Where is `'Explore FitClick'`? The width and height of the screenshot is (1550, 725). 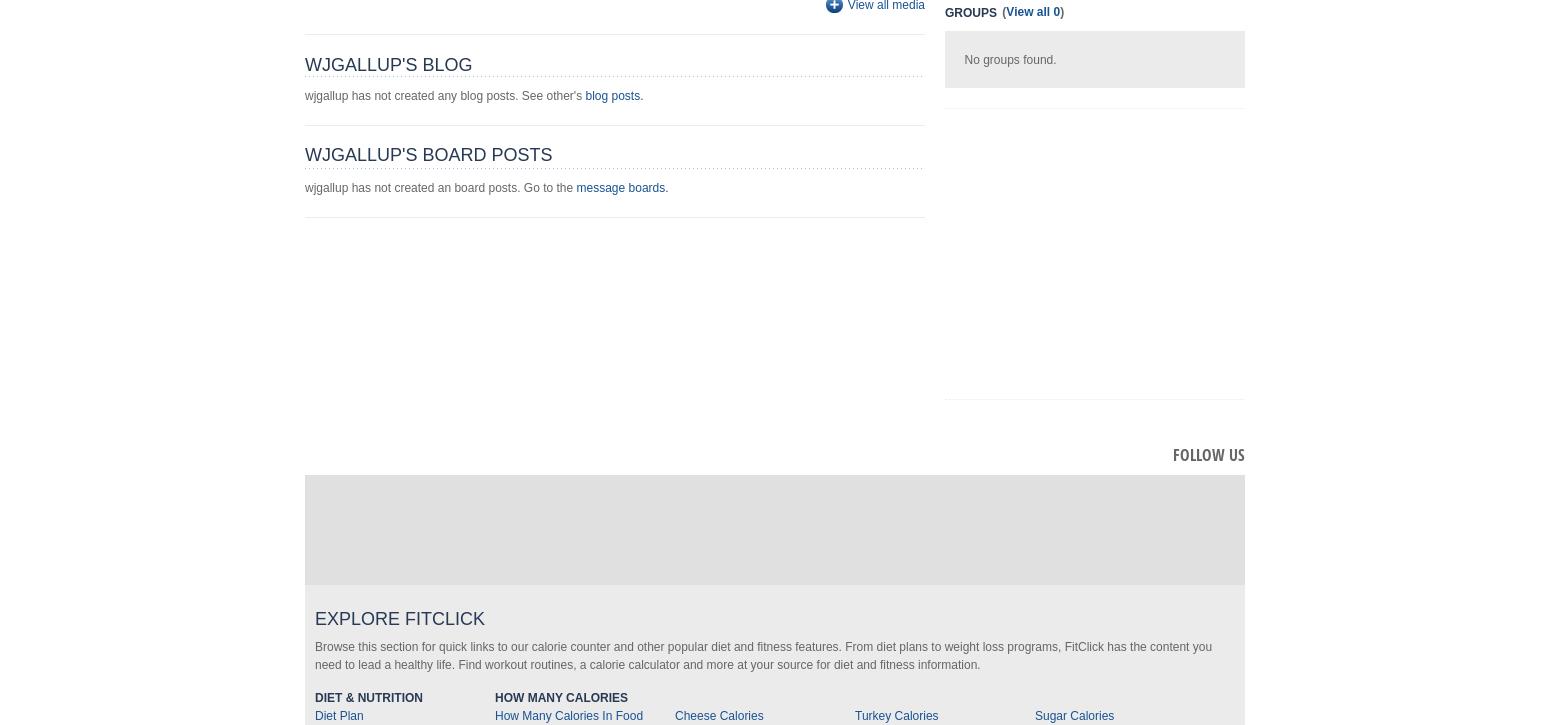 'Explore FitClick' is located at coordinates (313, 618).